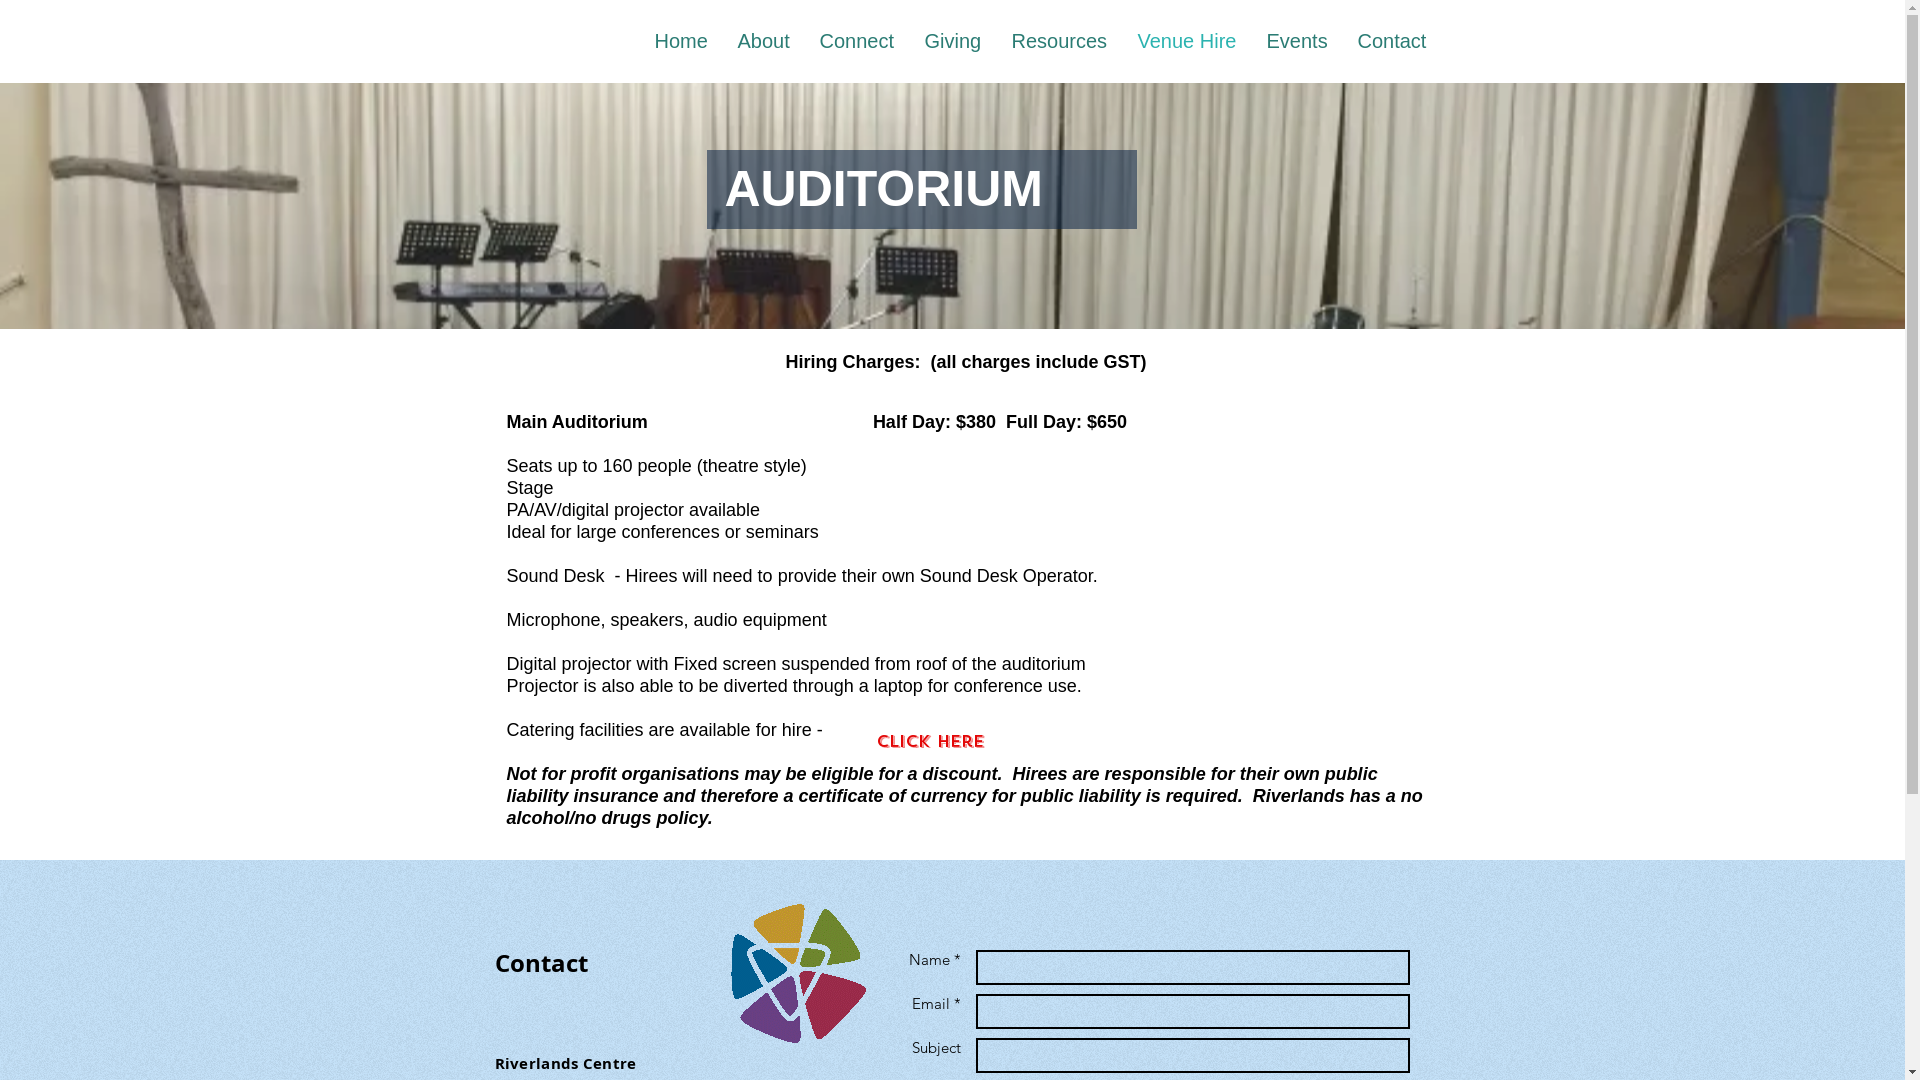 The height and width of the screenshot is (1080, 1920). I want to click on 'Giving', so click(952, 41).